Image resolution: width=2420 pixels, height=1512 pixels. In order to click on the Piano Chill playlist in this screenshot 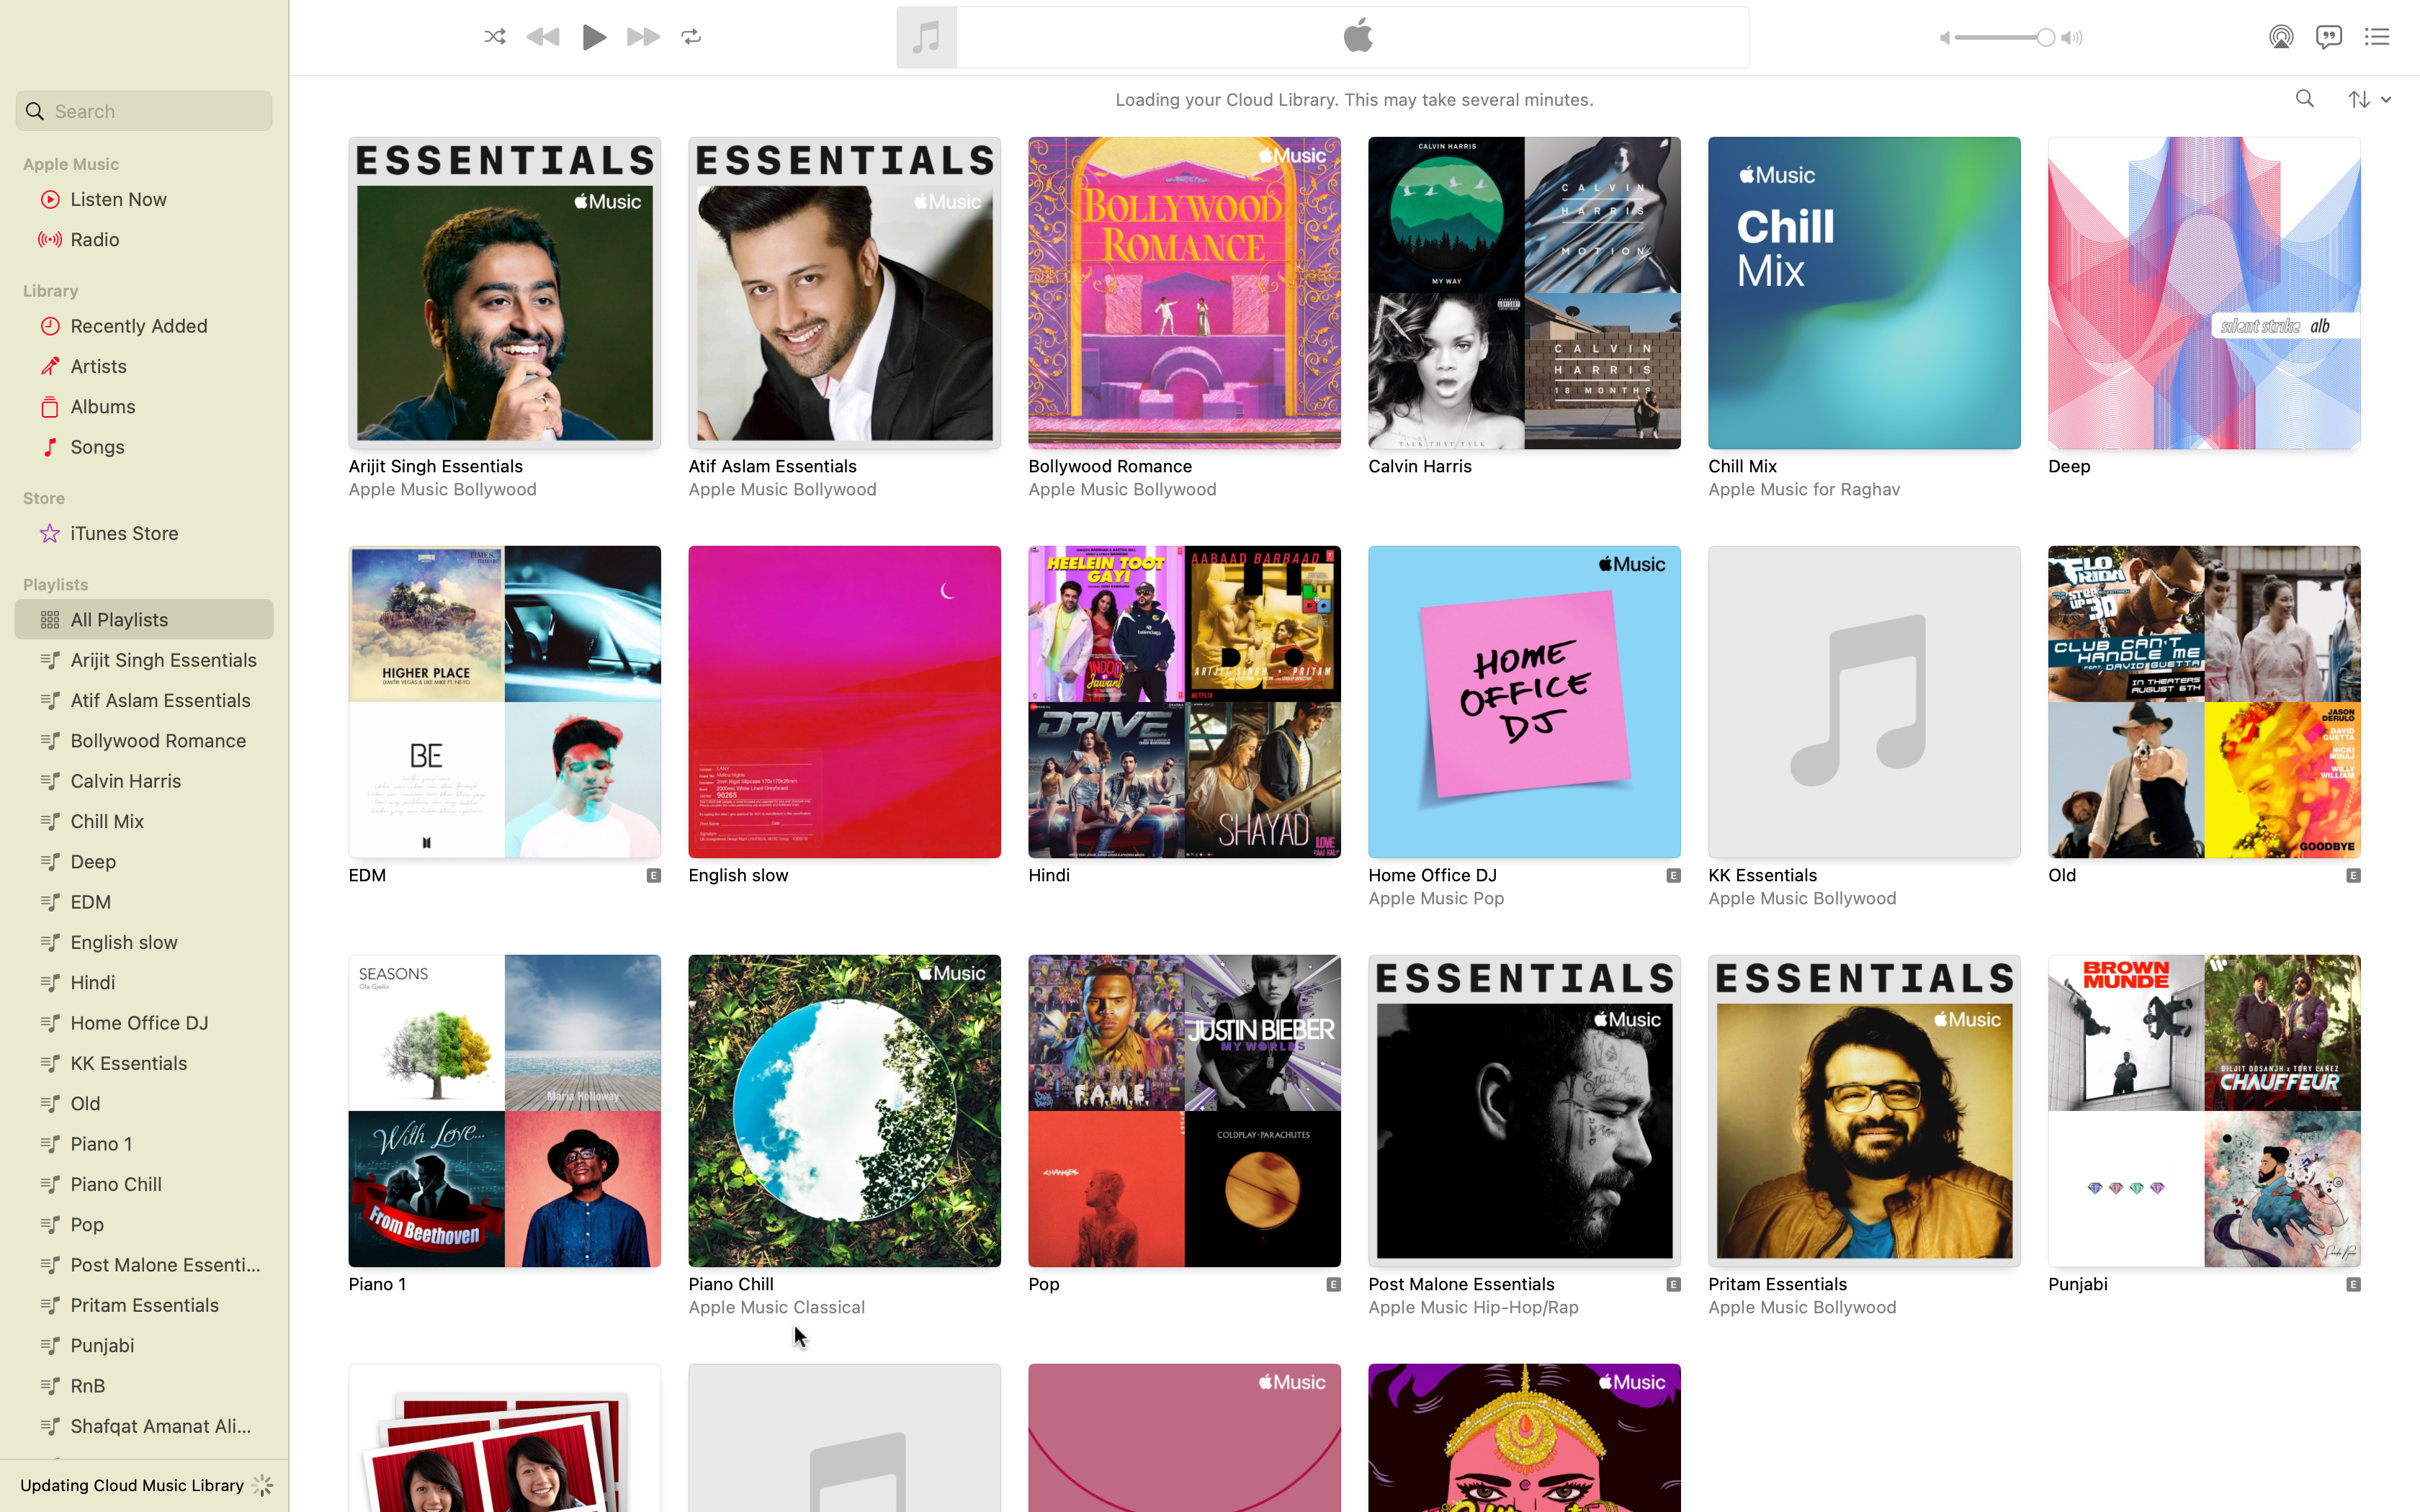, I will do `click(847, 1140)`.